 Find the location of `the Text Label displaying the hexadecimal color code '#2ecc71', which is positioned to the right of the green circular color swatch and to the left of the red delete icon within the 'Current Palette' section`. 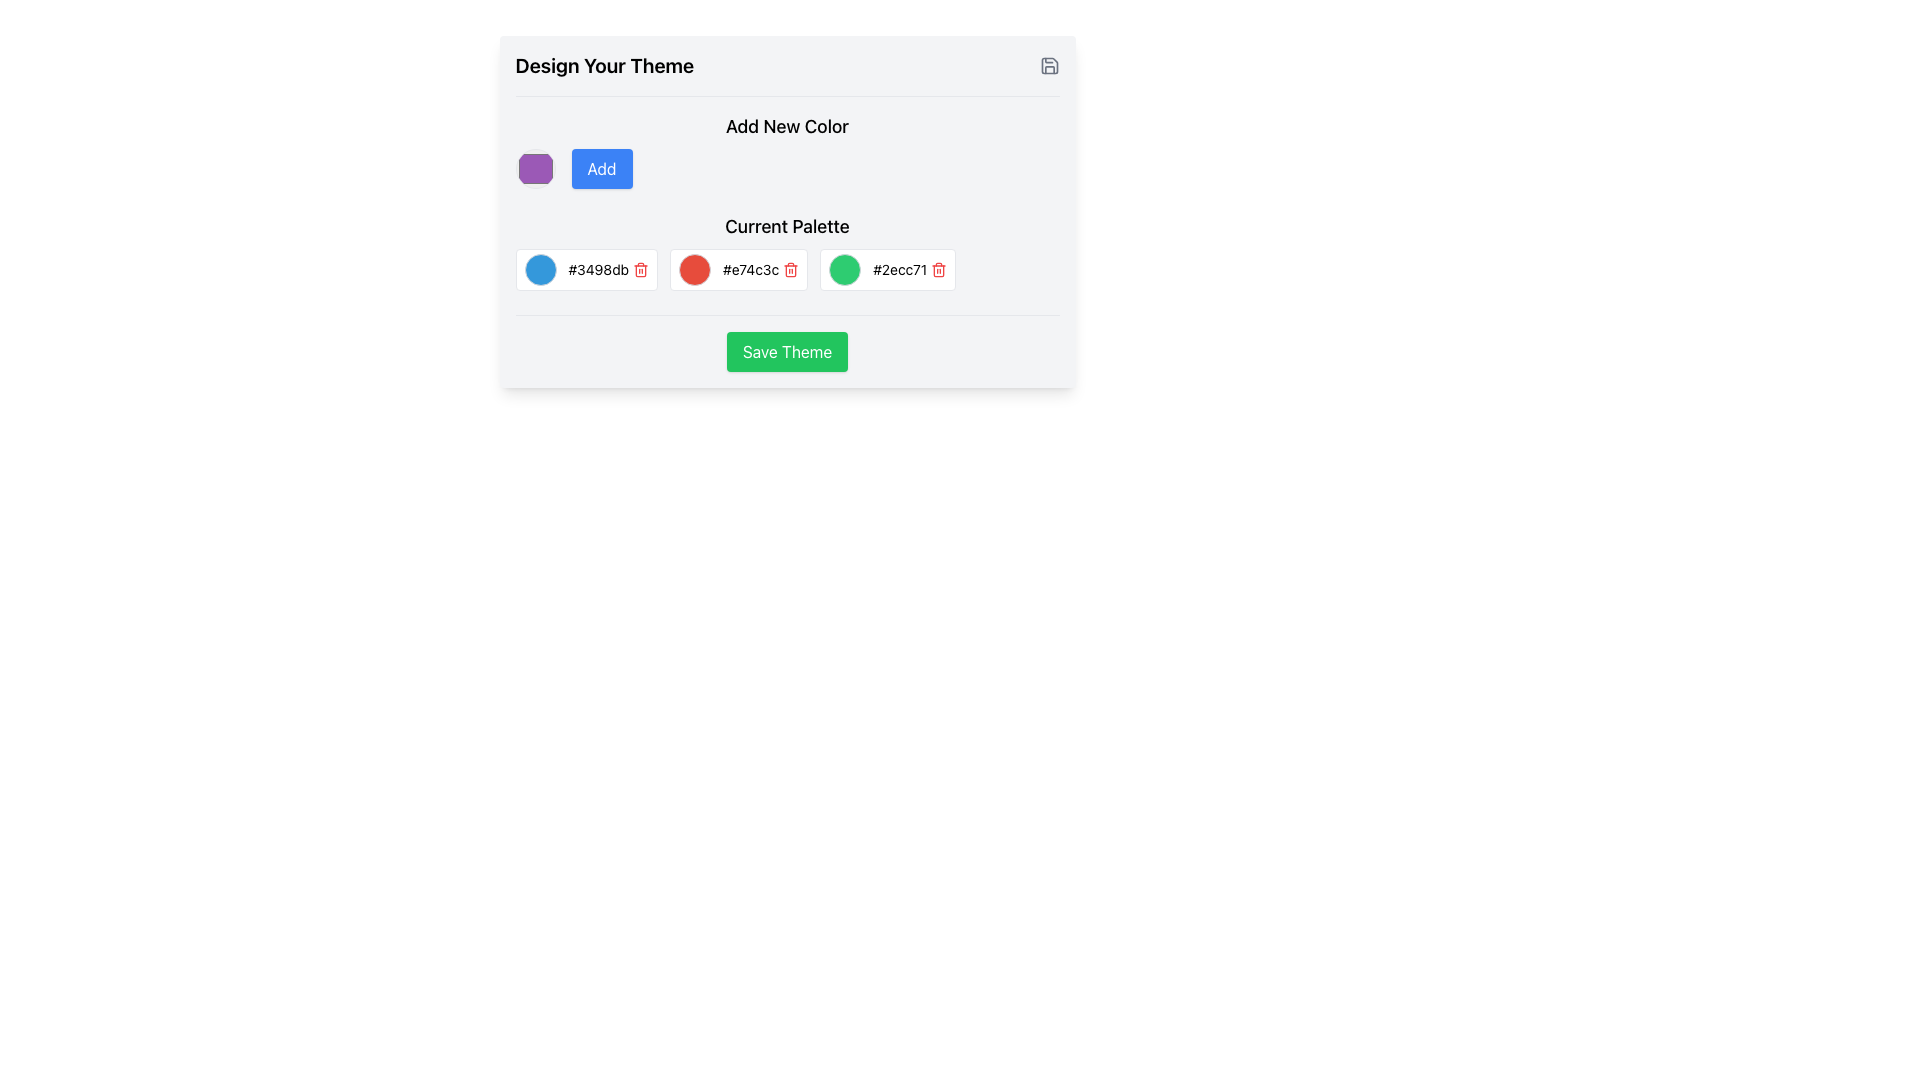

the Text Label displaying the hexadecimal color code '#2ecc71', which is positioned to the right of the green circular color swatch and to the left of the red delete icon within the 'Current Palette' section is located at coordinates (899, 270).